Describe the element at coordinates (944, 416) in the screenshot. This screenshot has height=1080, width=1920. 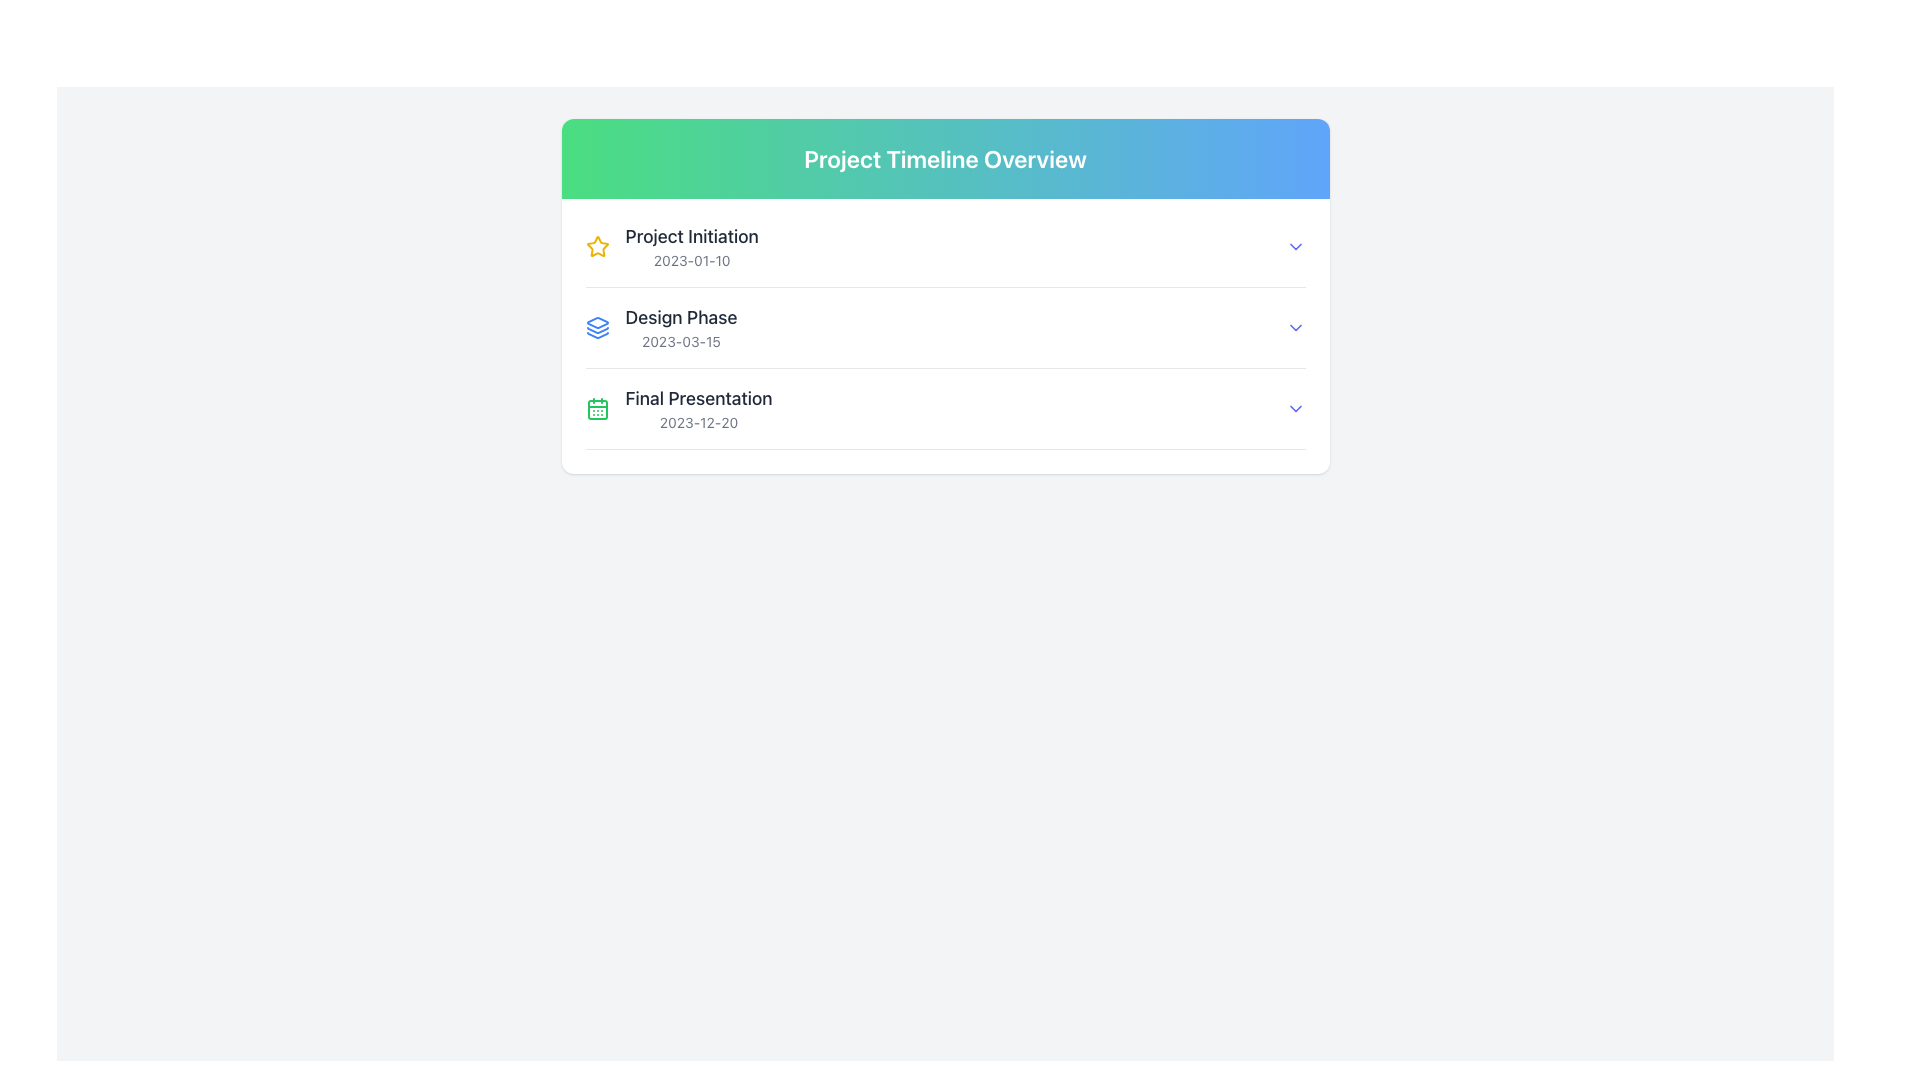
I see `the third list item under the 'Project Timeline Overview' section` at that location.